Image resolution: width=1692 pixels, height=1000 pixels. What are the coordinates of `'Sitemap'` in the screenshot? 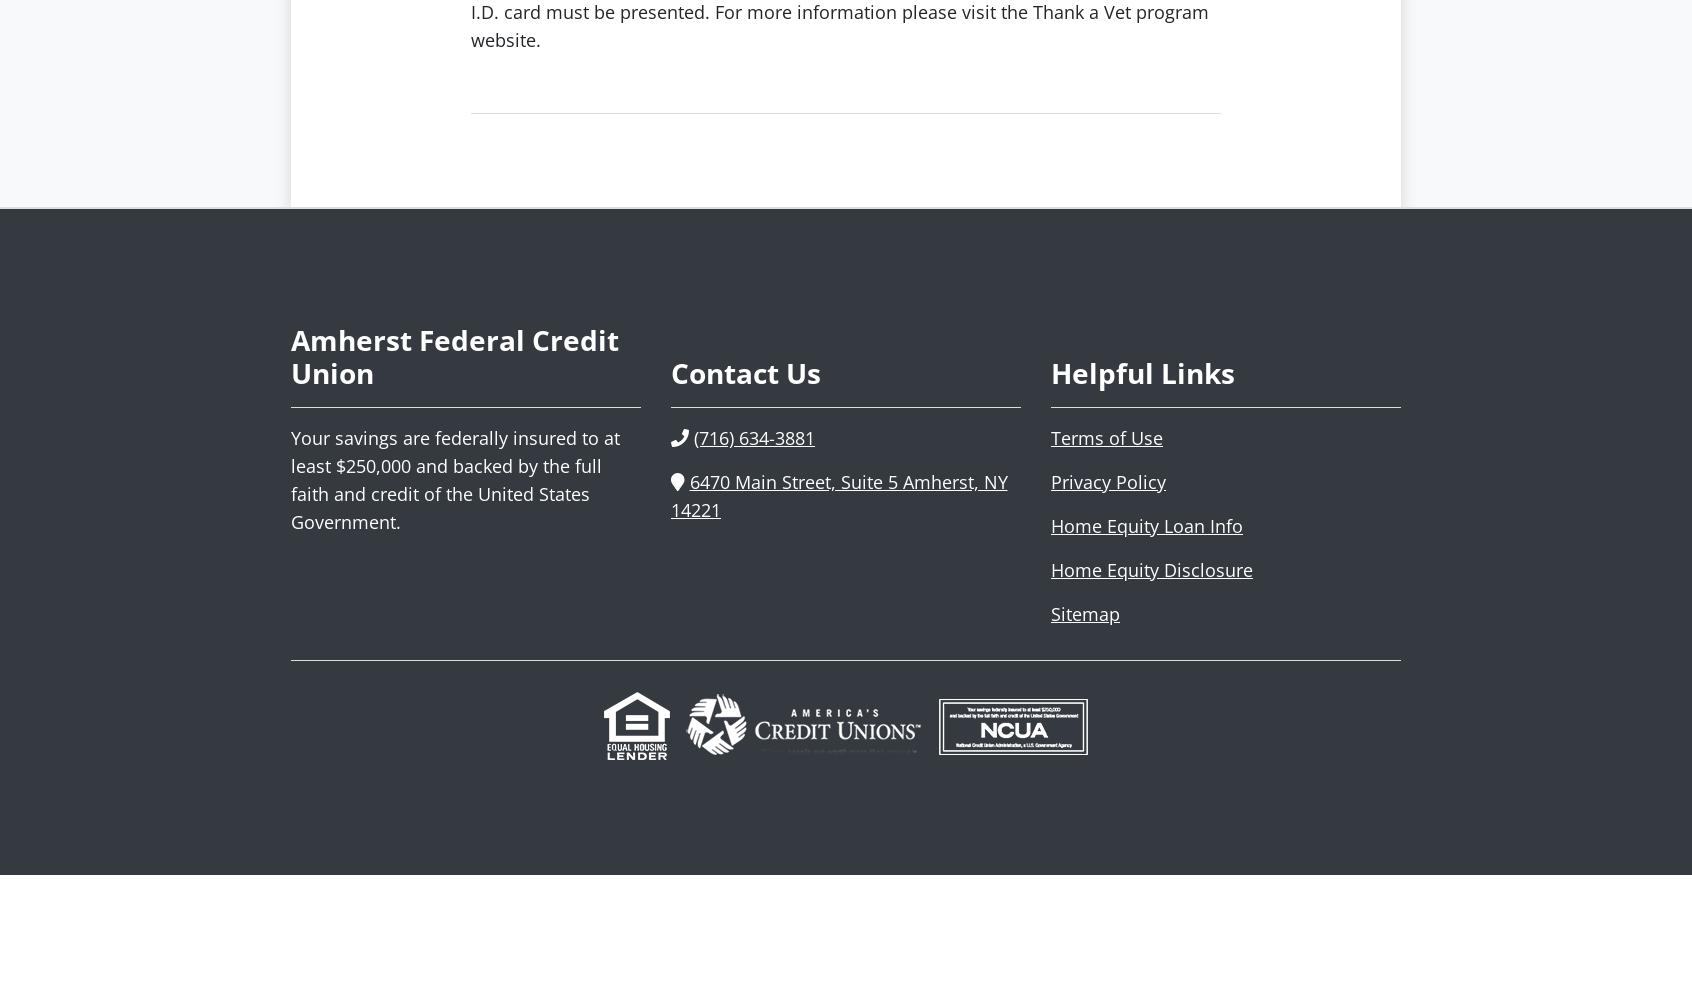 It's located at (1085, 612).